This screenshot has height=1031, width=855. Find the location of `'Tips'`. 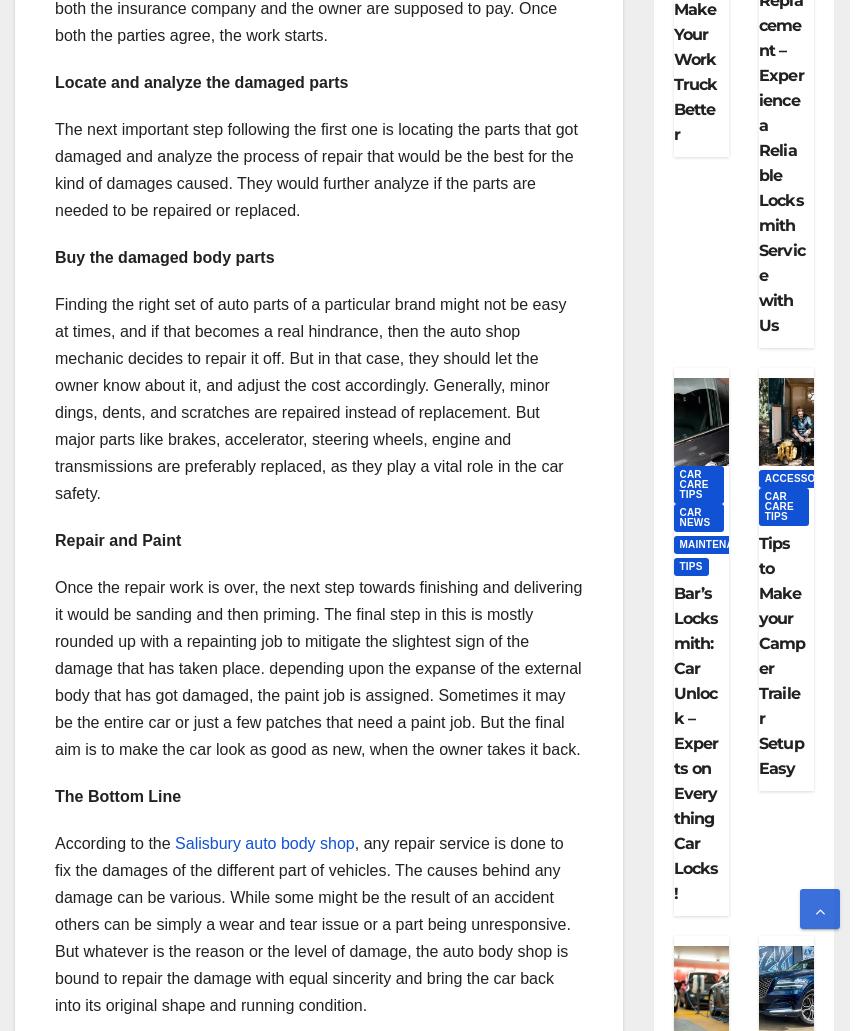

'Tips' is located at coordinates (690, 565).